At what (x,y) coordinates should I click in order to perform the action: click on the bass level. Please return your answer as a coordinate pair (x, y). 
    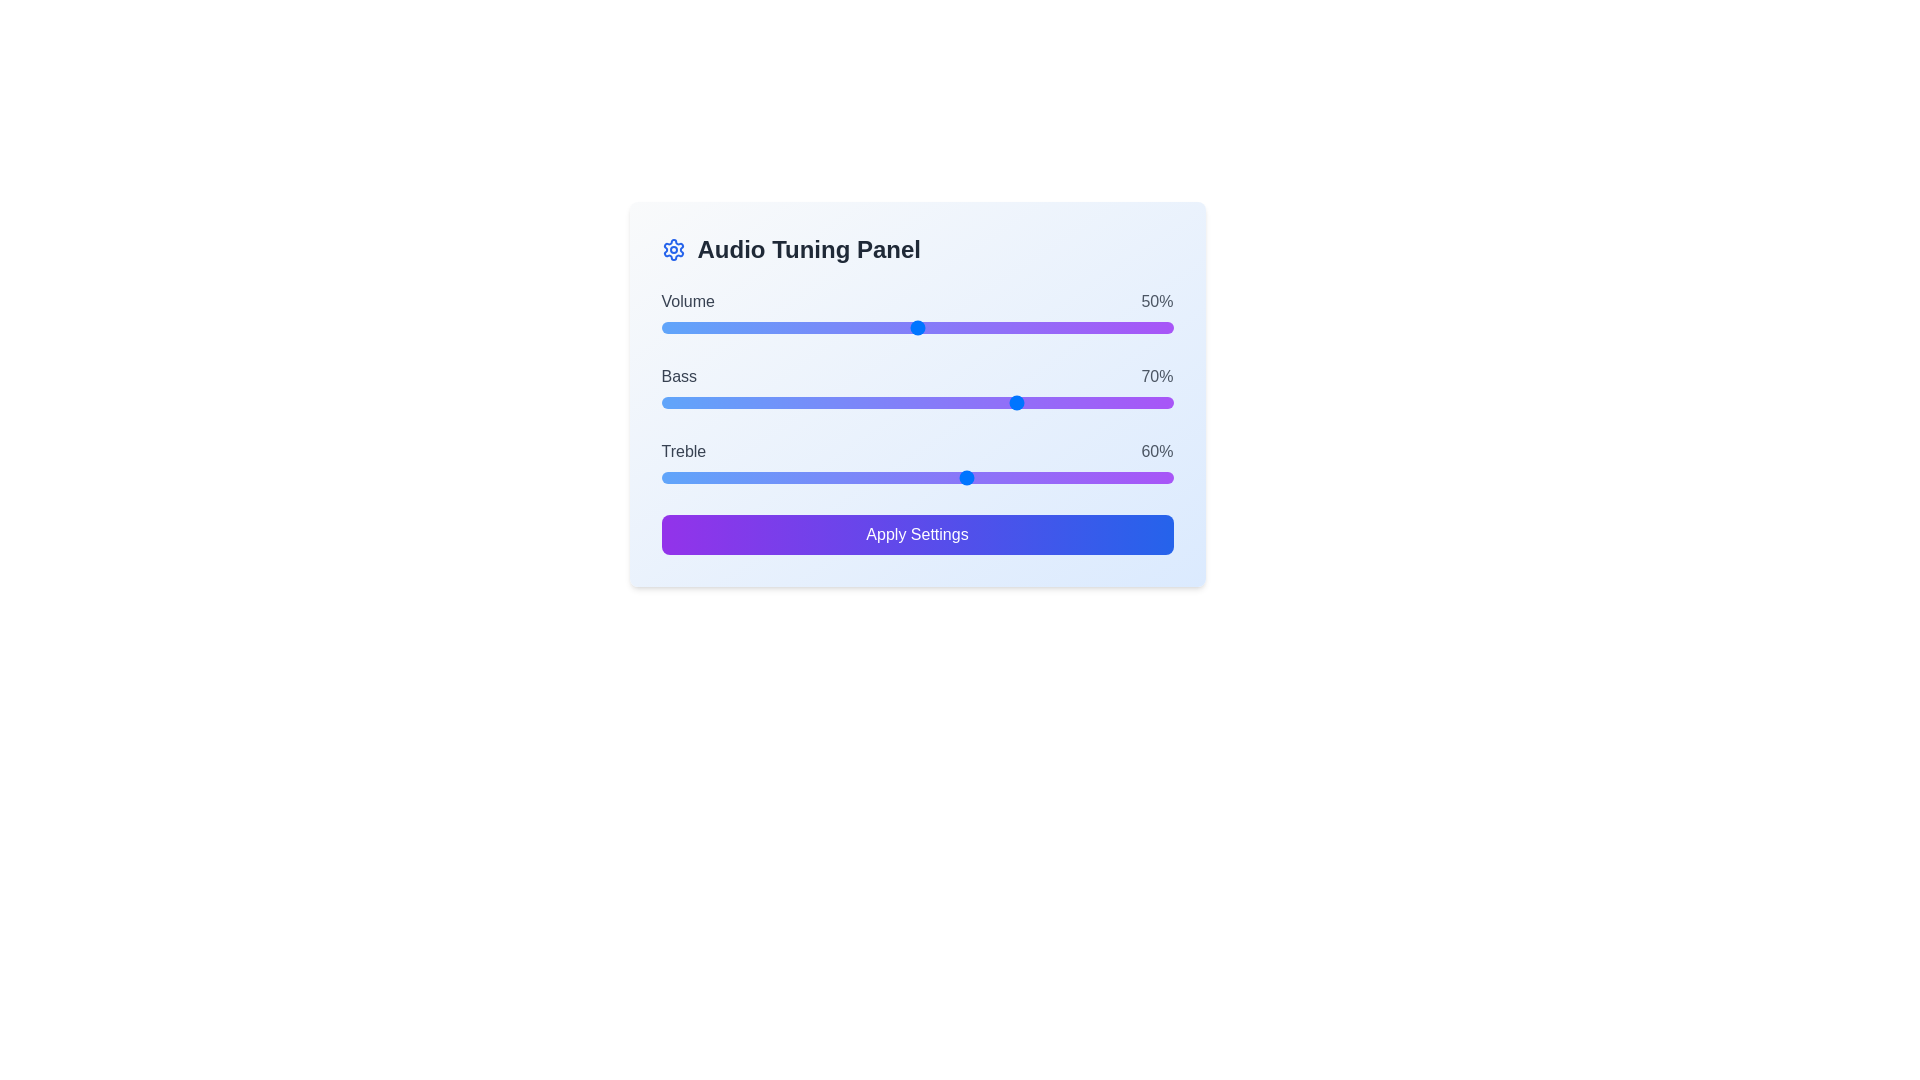
    Looking at the image, I should click on (921, 402).